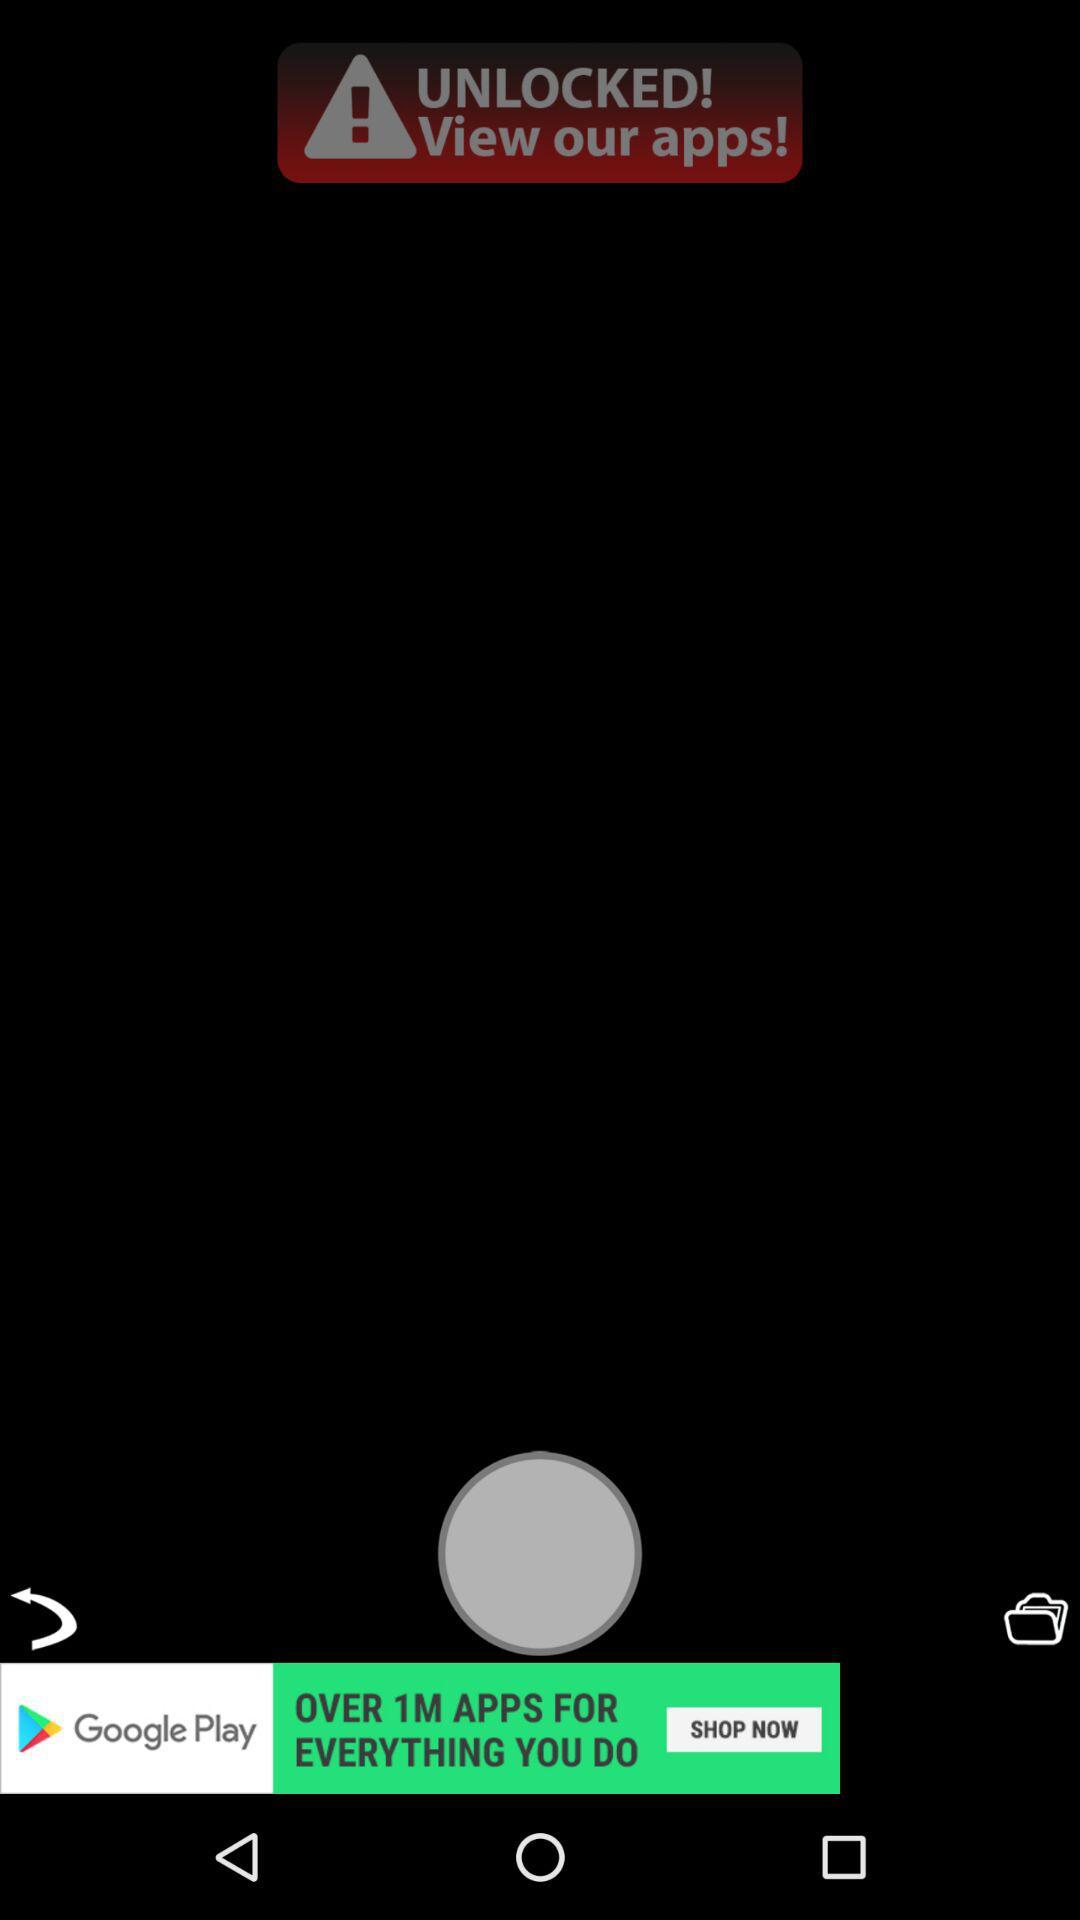 The image size is (1080, 1920). I want to click on capture media, so click(540, 1552).